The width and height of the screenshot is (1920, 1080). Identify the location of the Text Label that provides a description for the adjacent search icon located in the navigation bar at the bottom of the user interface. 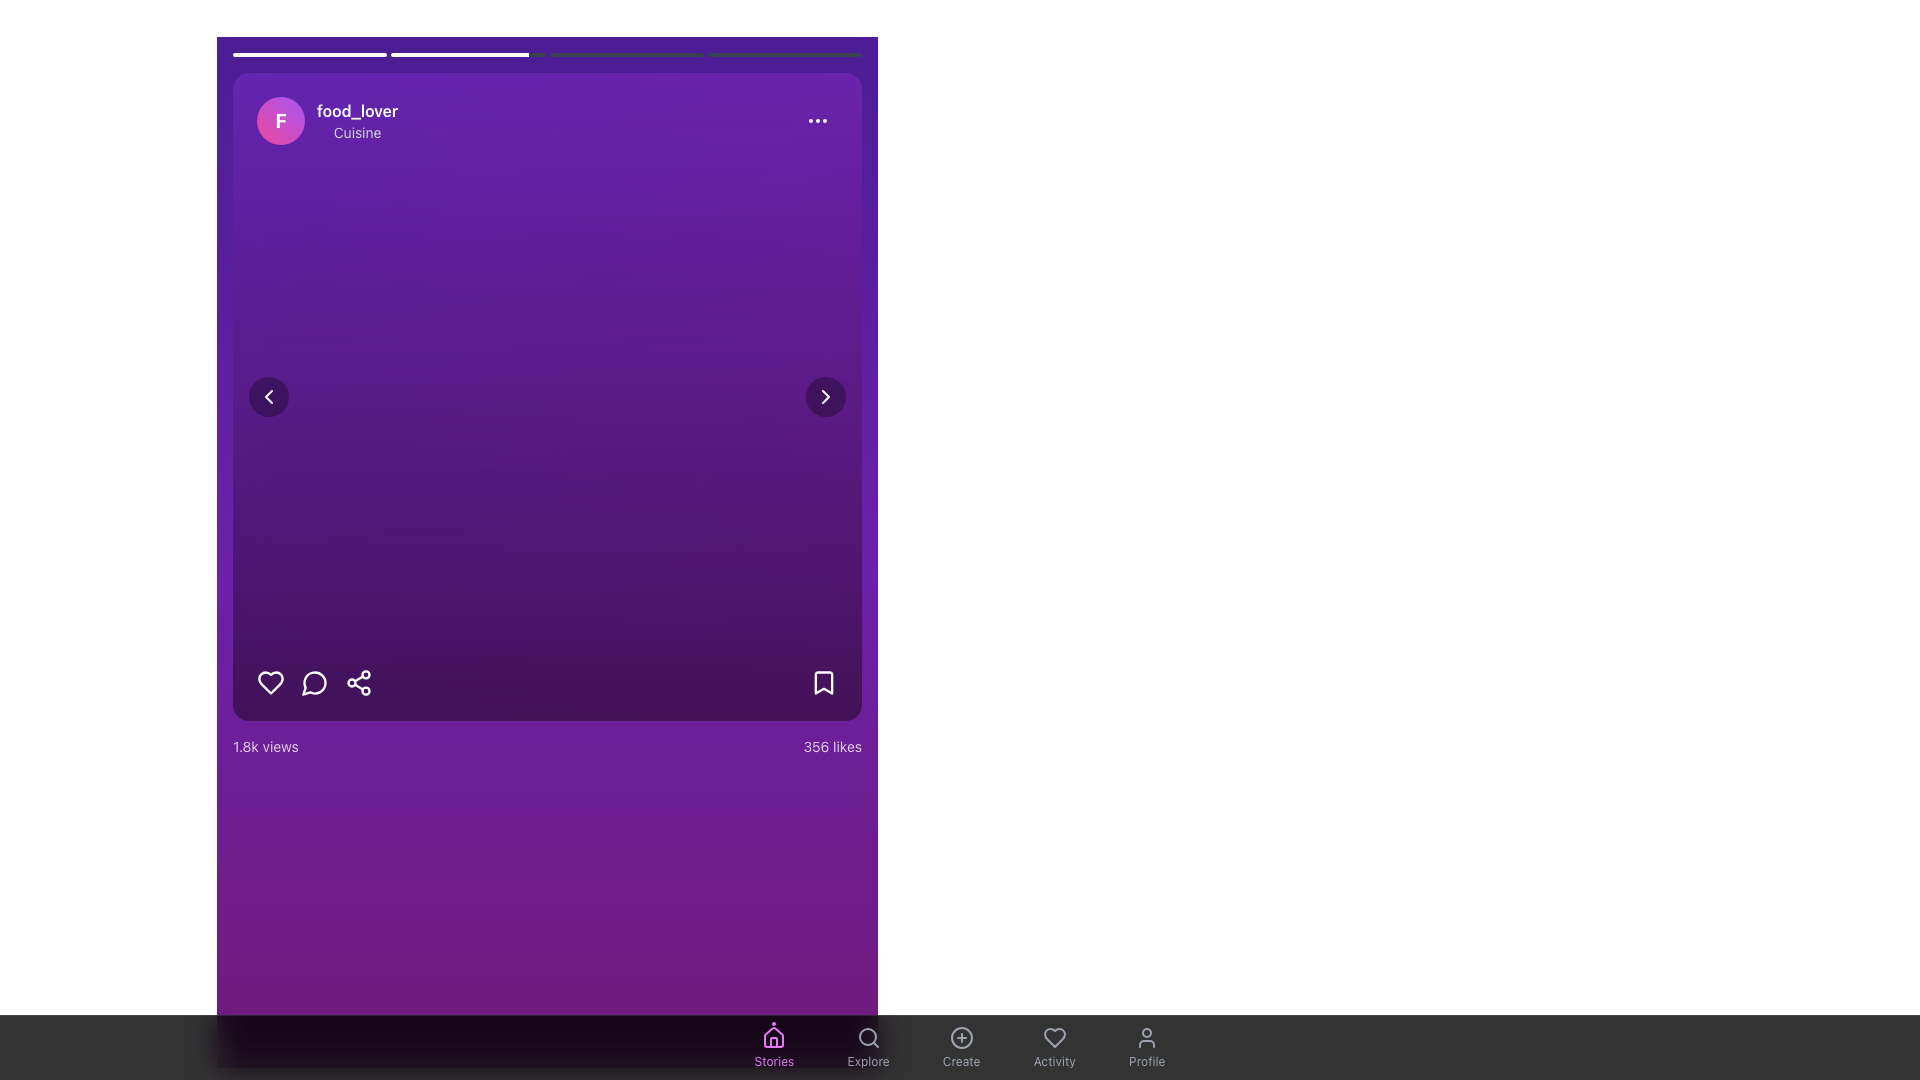
(868, 1060).